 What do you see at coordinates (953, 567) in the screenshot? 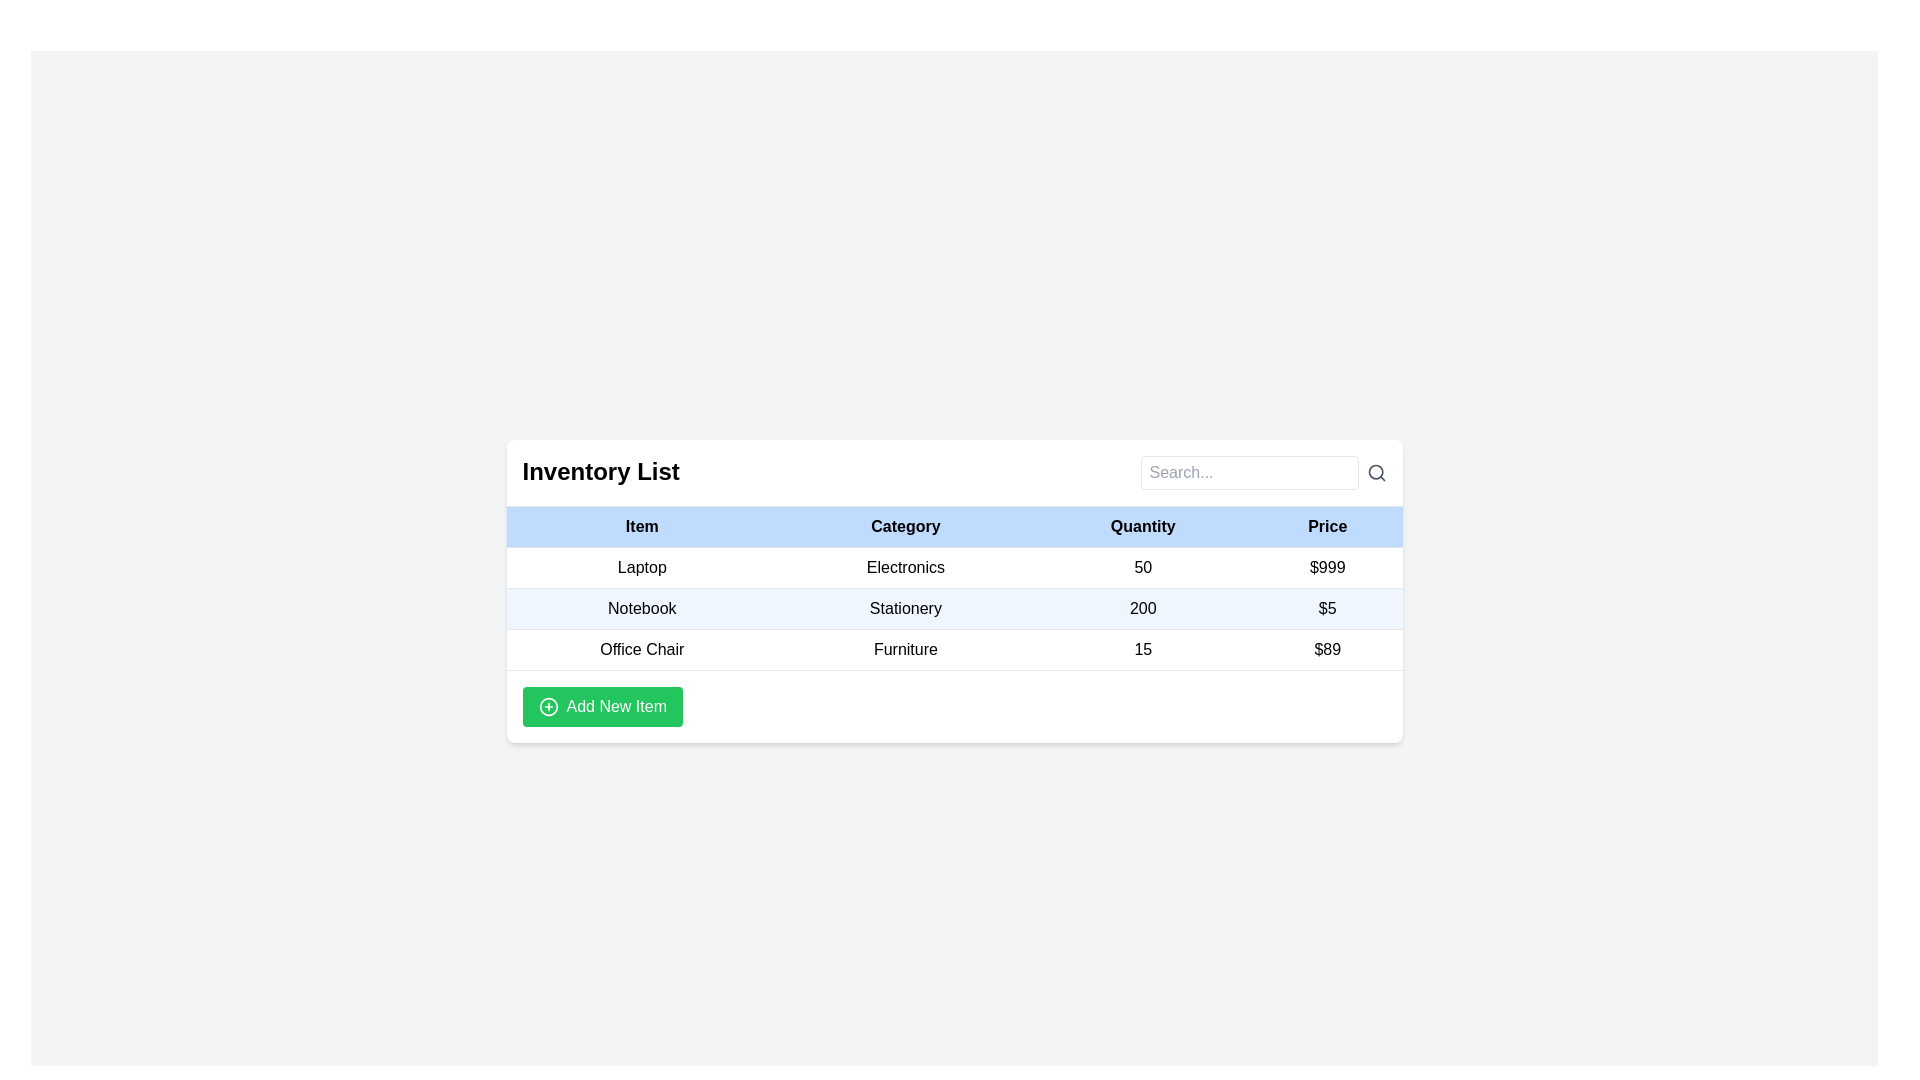
I see `the first row in the inventory list table displaying 'Laptop' in the item column, 'Electronics' in the category column, '50' in the quantity column, and '$999' in the price column` at bounding box center [953, 567].